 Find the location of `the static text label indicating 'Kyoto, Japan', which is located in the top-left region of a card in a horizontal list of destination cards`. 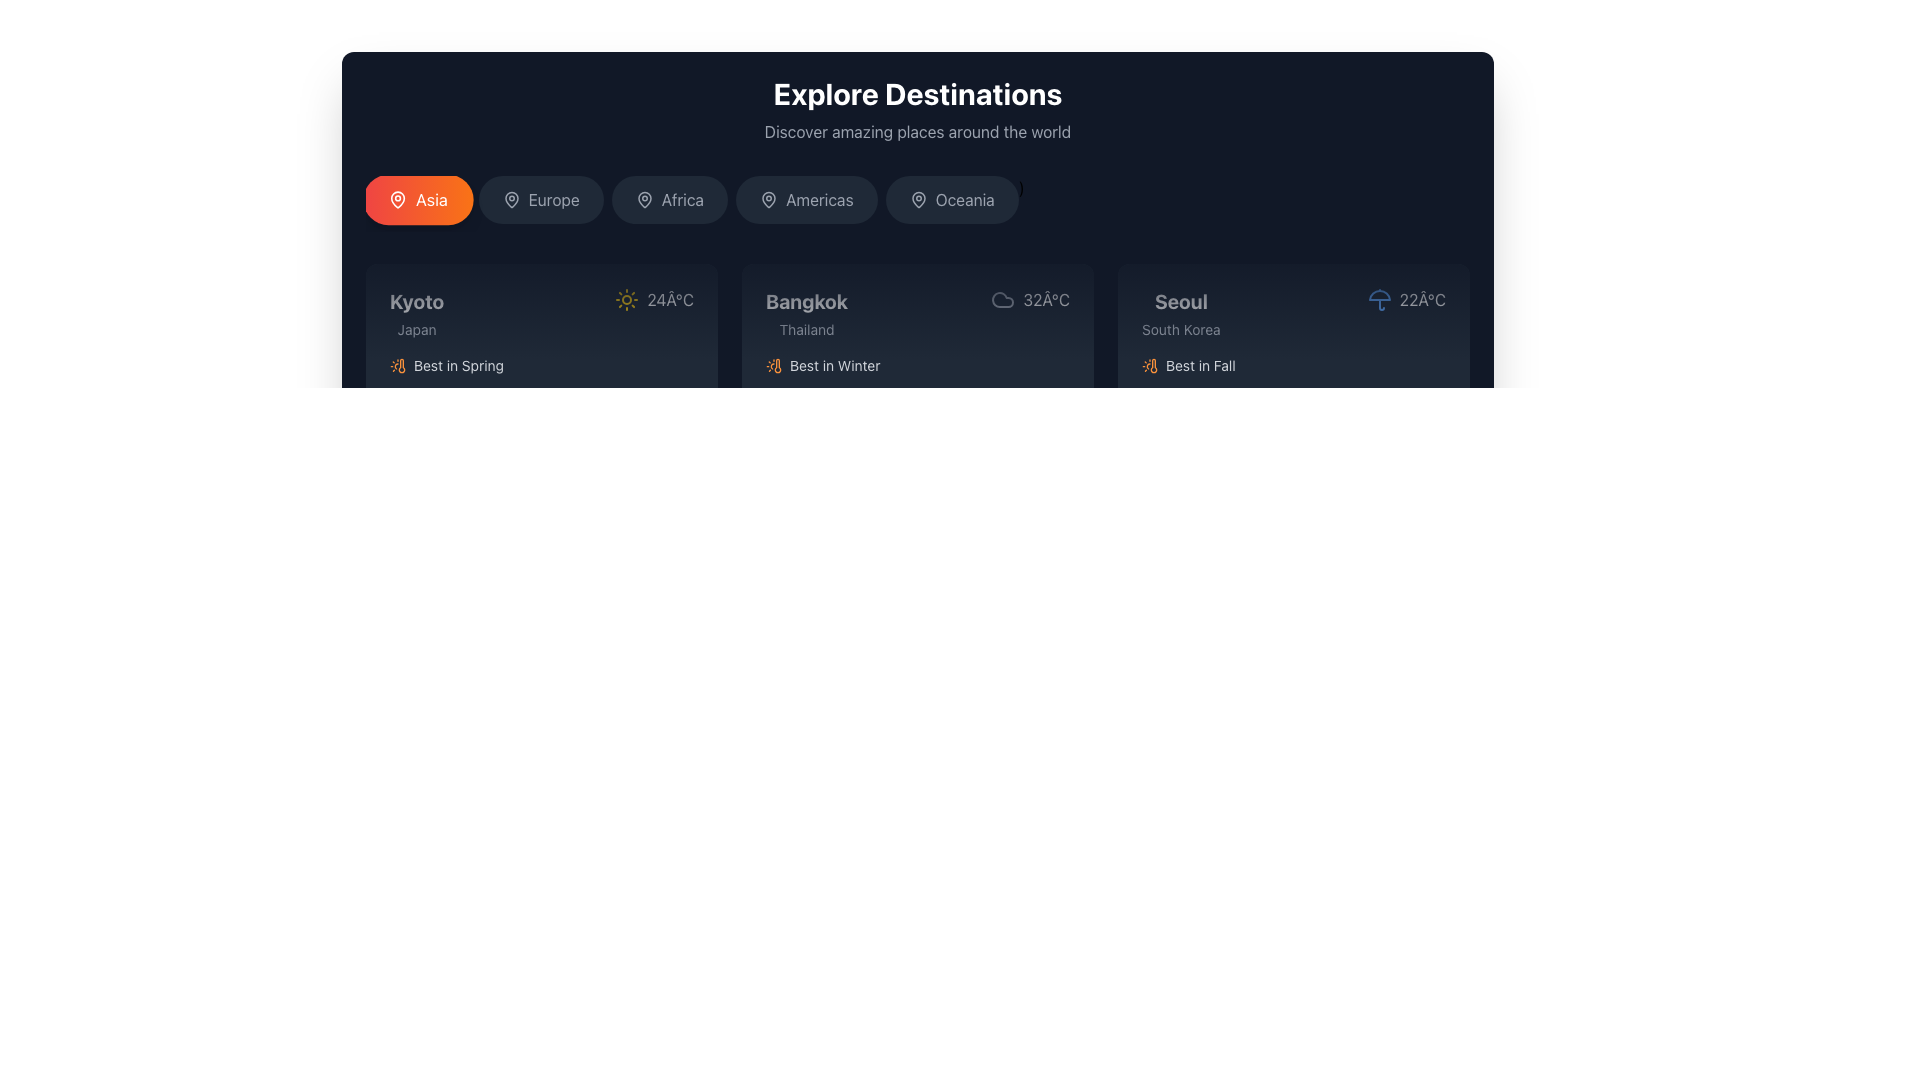

the static text label indicating 'Kyoto, Japan', which is located in the top-left region of a card in a horizontal list of destination cards is located at coordinates (416, 313).